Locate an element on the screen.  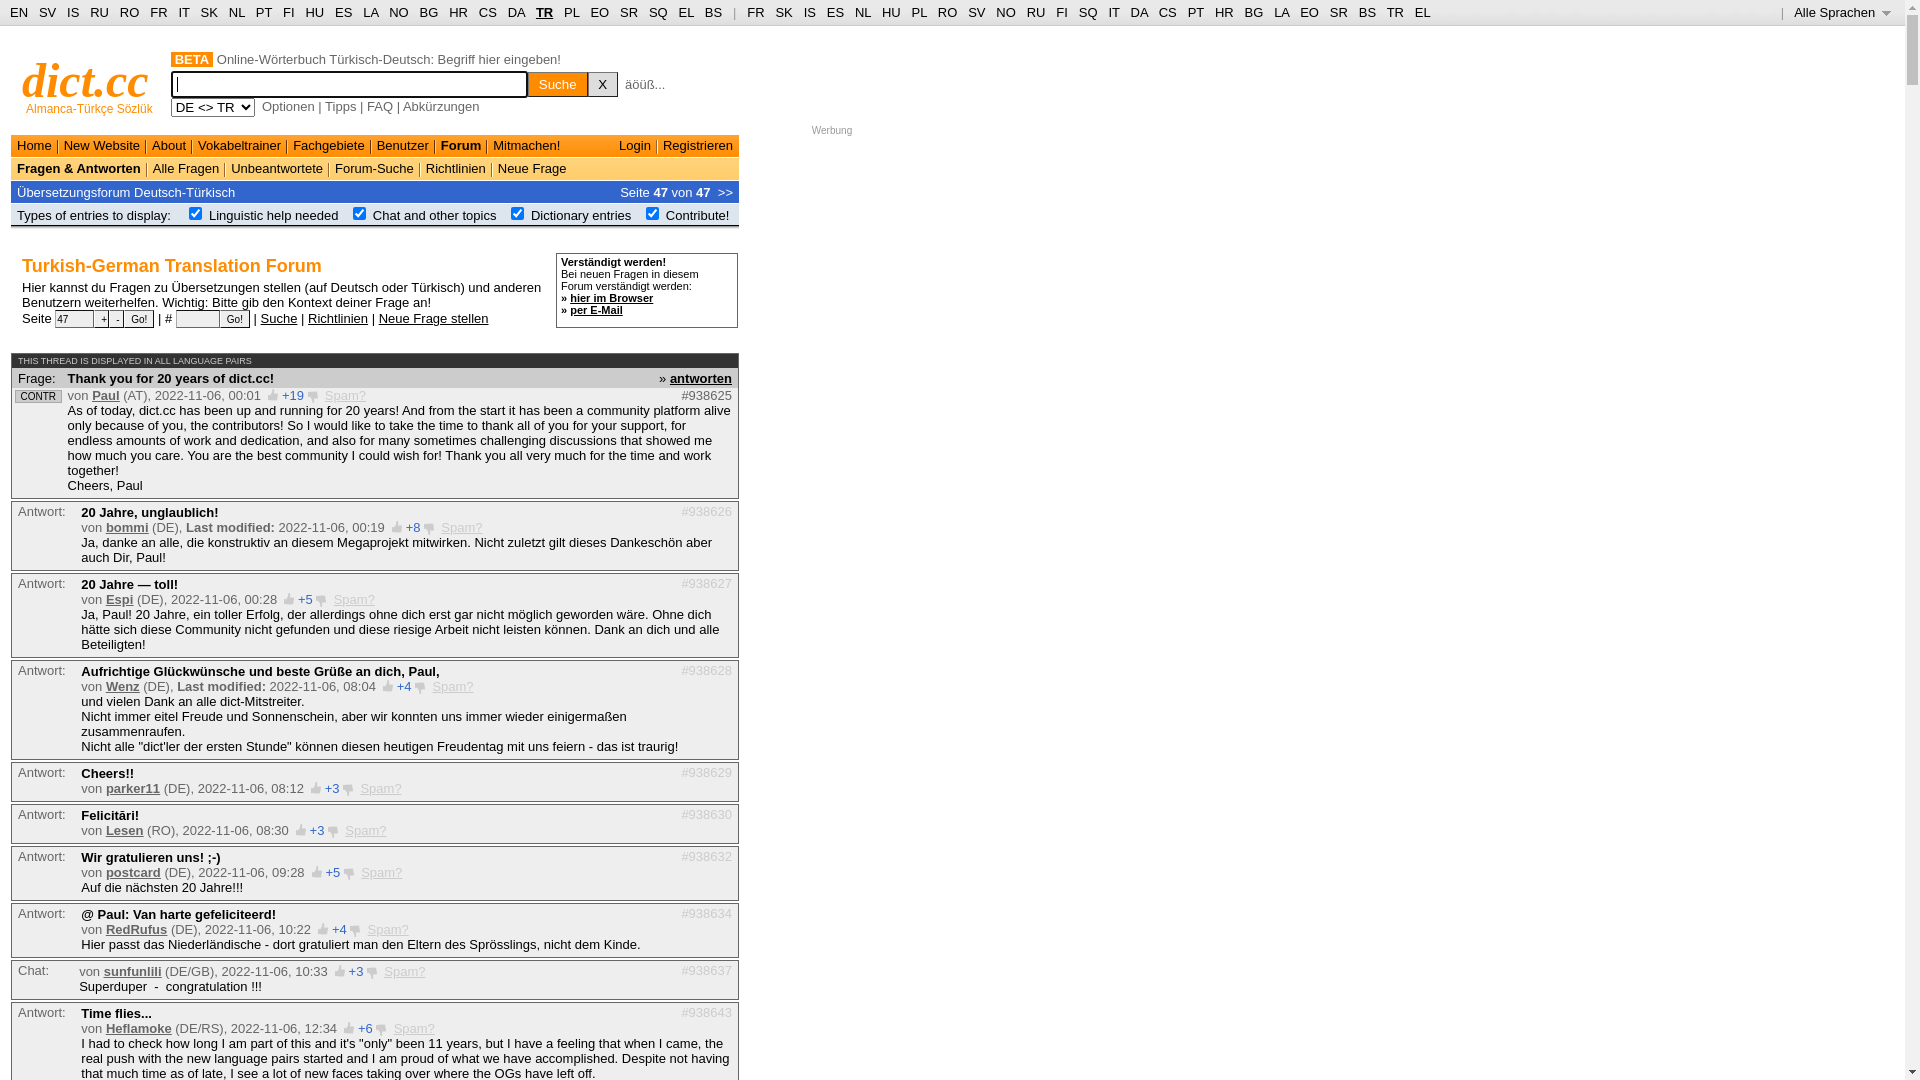
'X' is located at coordinates (602, 83).